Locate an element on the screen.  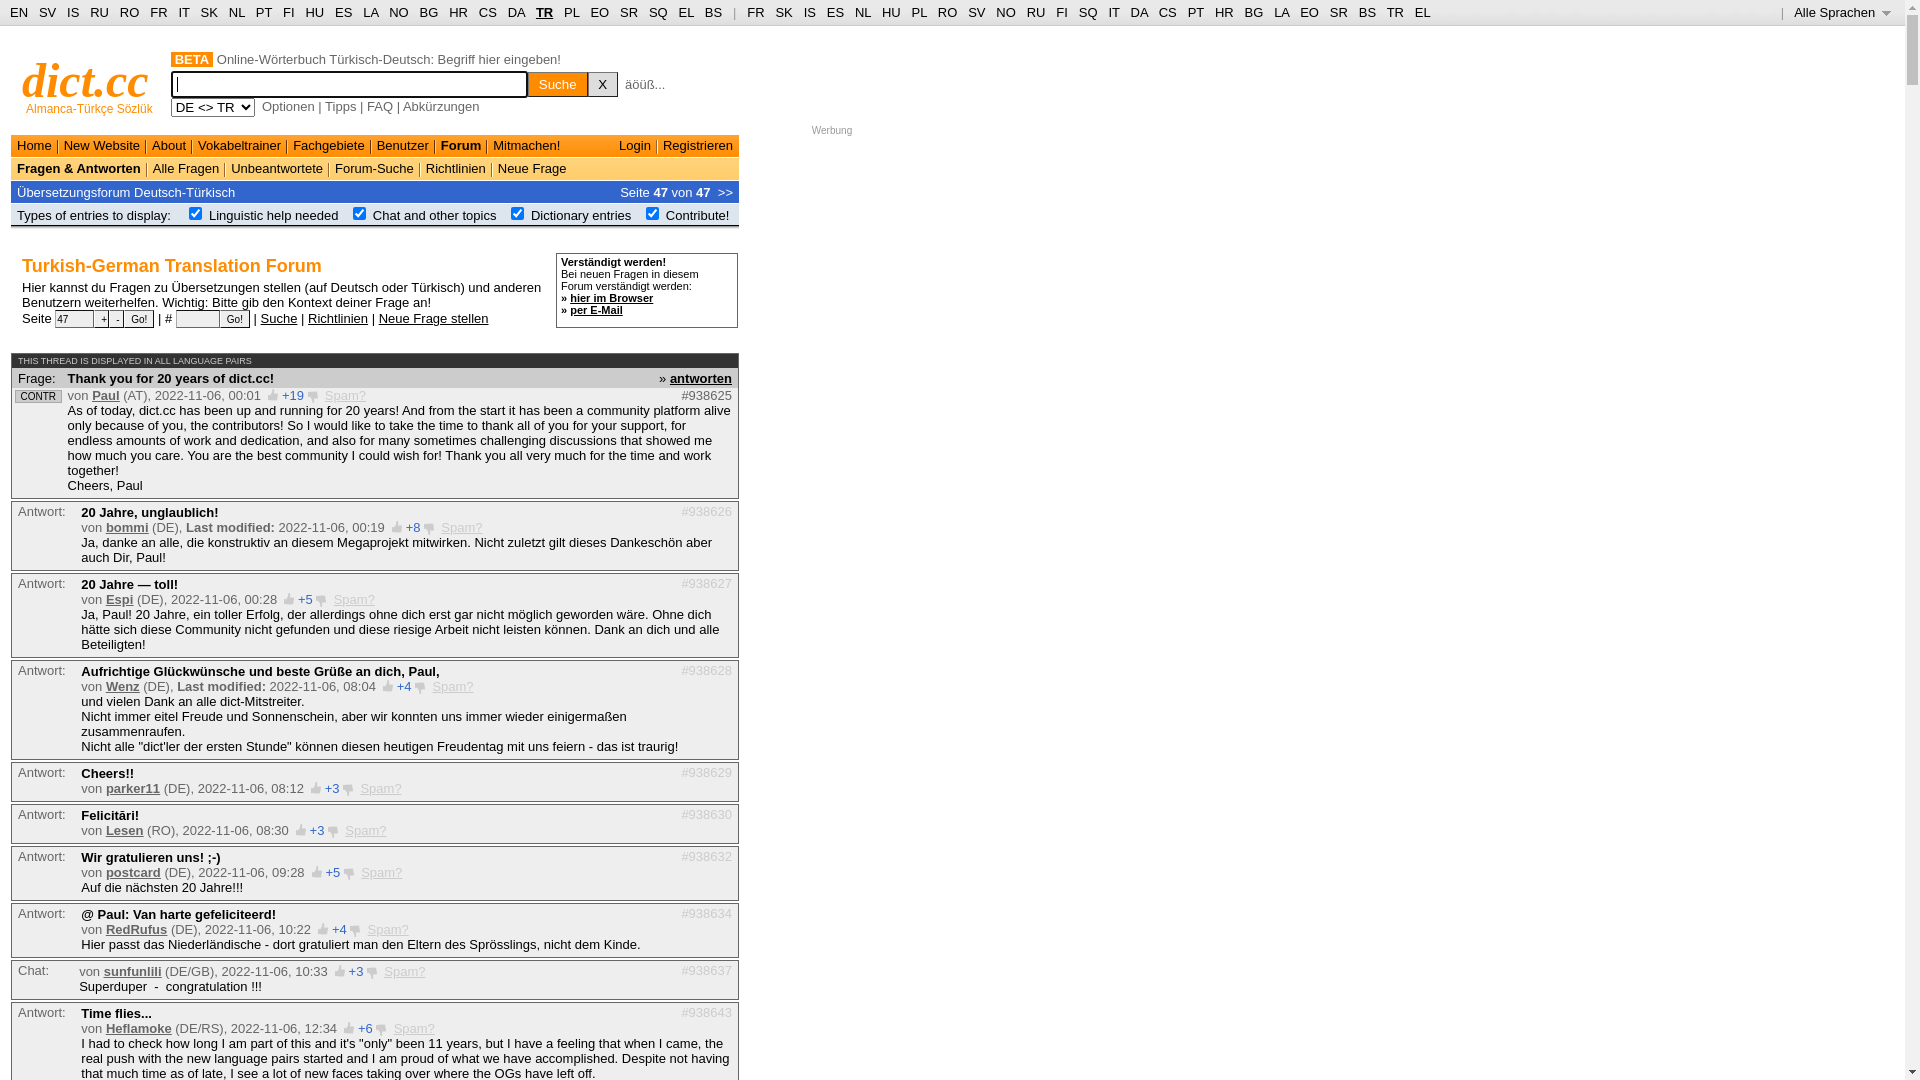
'X' is located at coordinates (602, 83).